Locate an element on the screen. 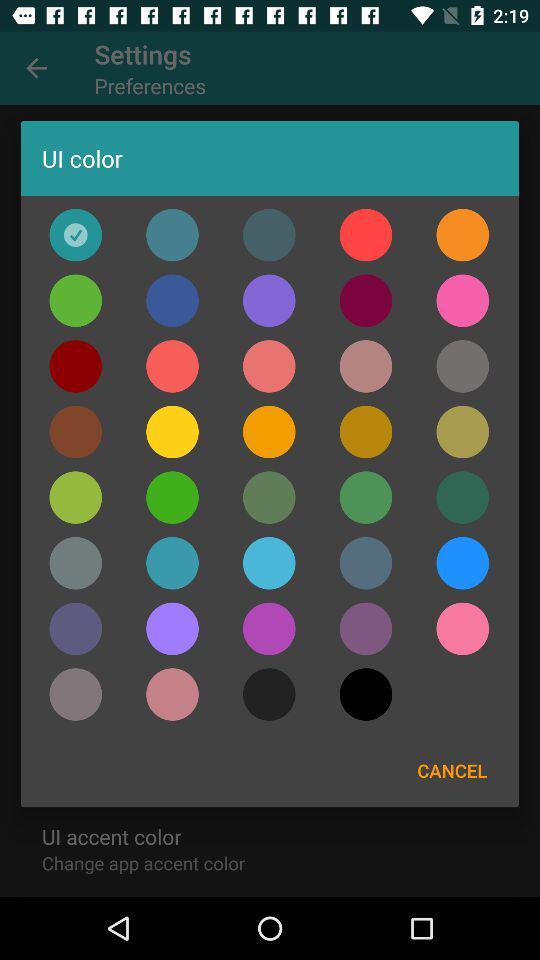 The height and width of the screenshot is (960, 540). choose the colour is located at coordinates (172, 627).